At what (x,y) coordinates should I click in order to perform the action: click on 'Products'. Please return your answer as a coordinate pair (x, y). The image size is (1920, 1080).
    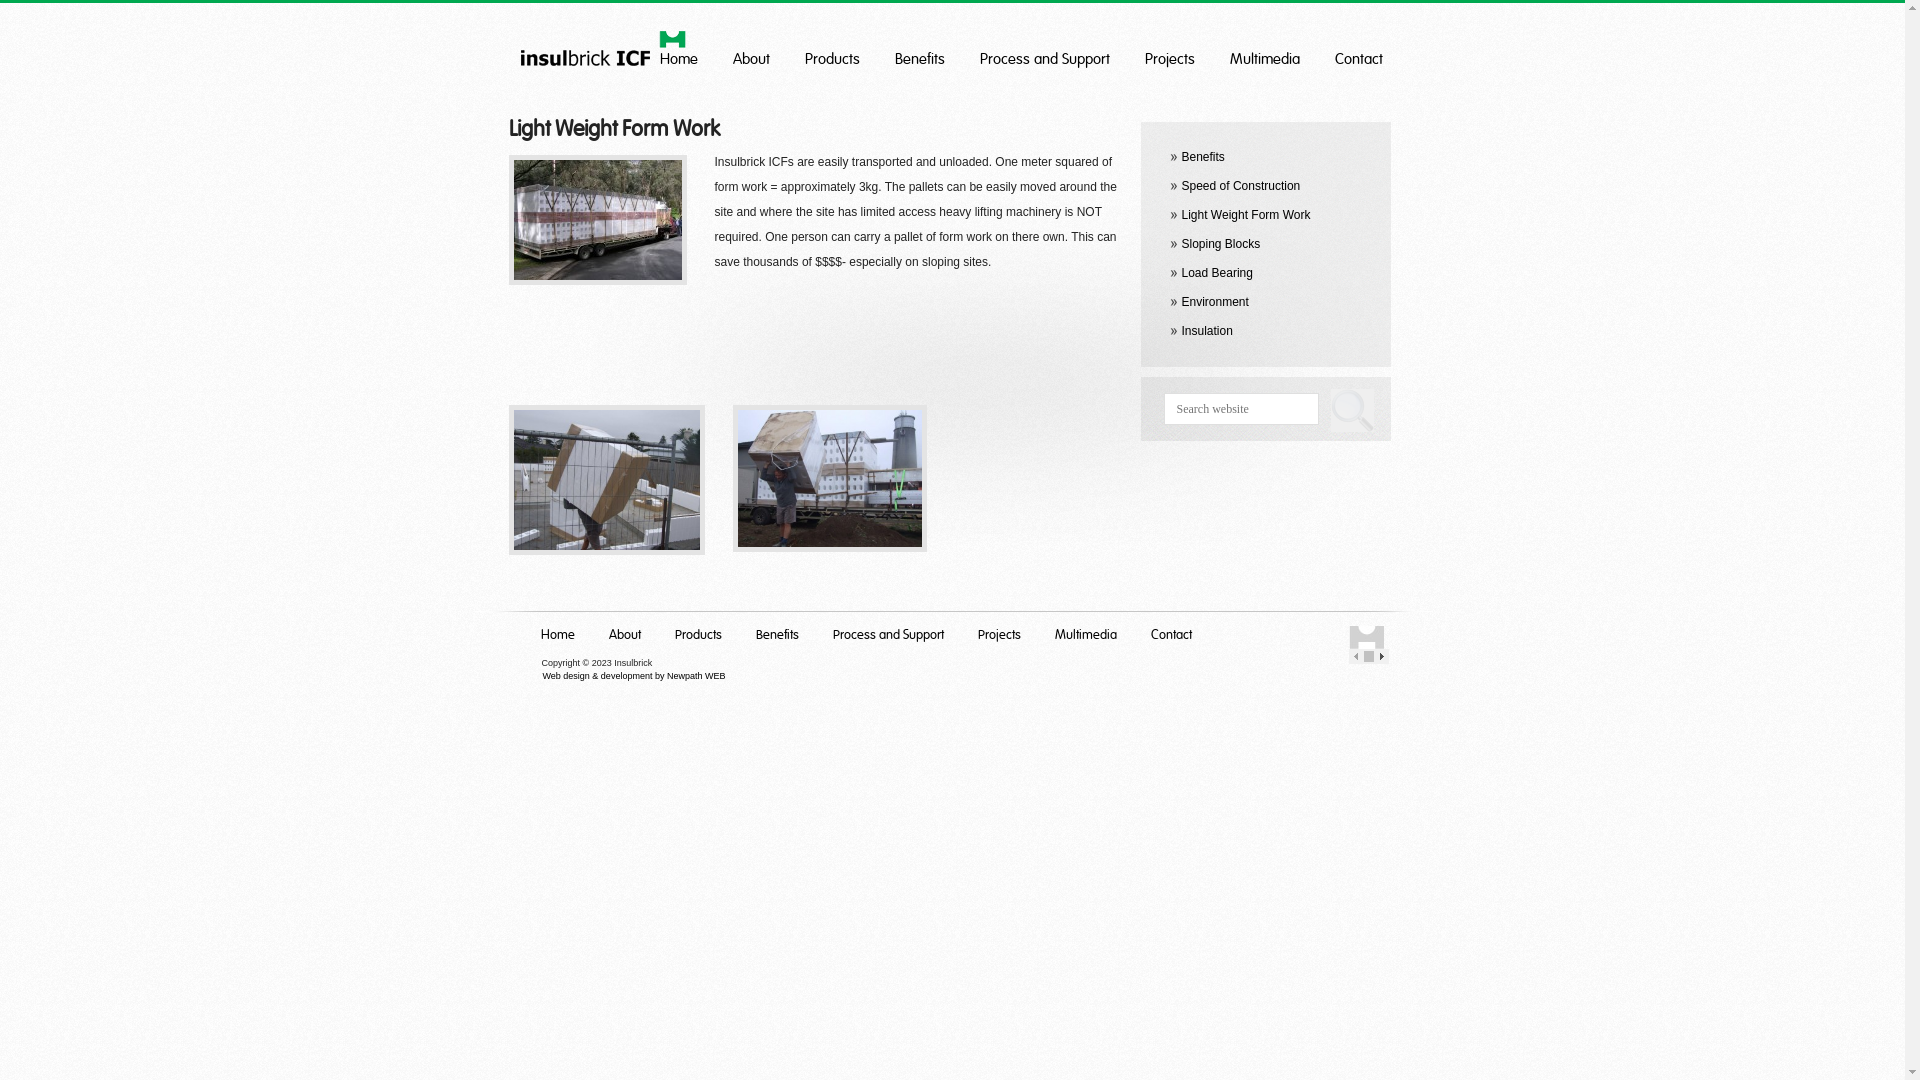
    Looking at the image, I should click on (698, 630).